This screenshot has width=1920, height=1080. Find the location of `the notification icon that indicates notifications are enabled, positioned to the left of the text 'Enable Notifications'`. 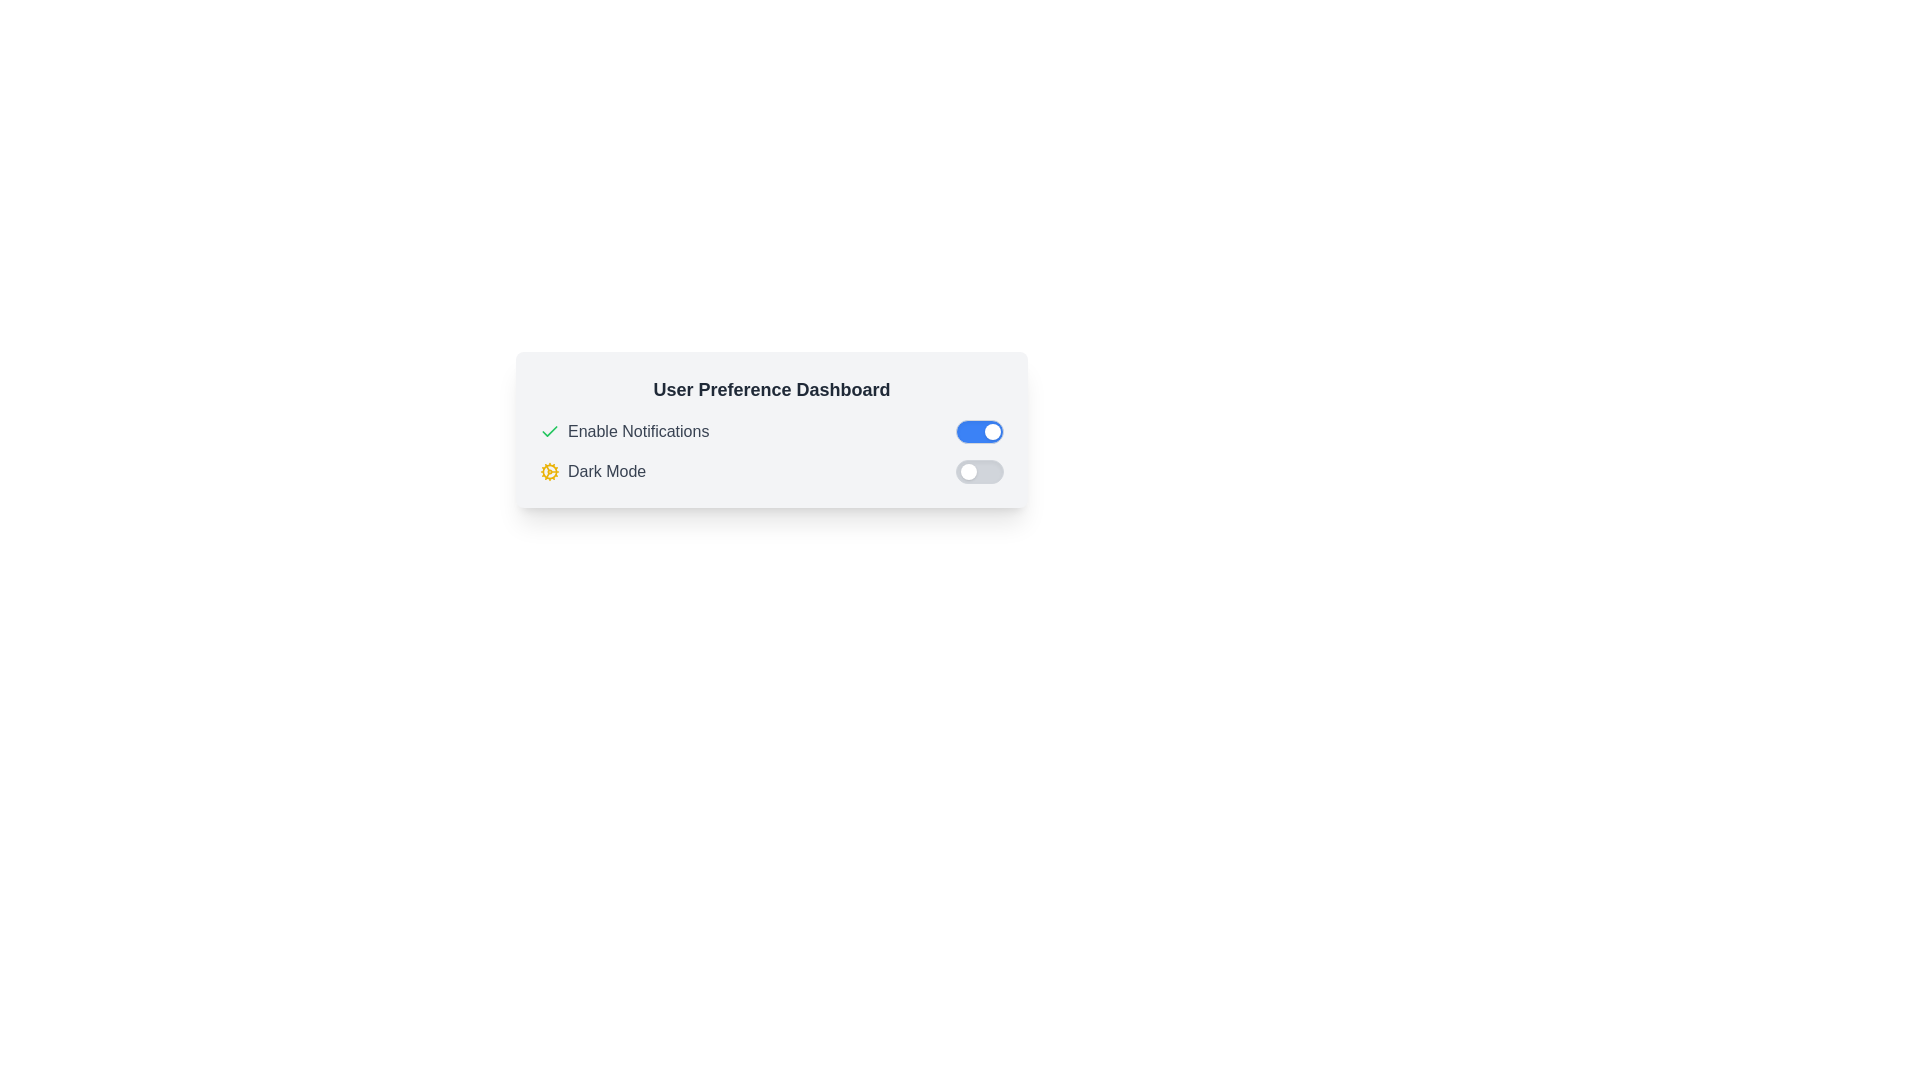

the notification icon that indicates notifications are enabled, positioned to the left of the text 'Enable Notifications' is located at coordinates (550, 431).